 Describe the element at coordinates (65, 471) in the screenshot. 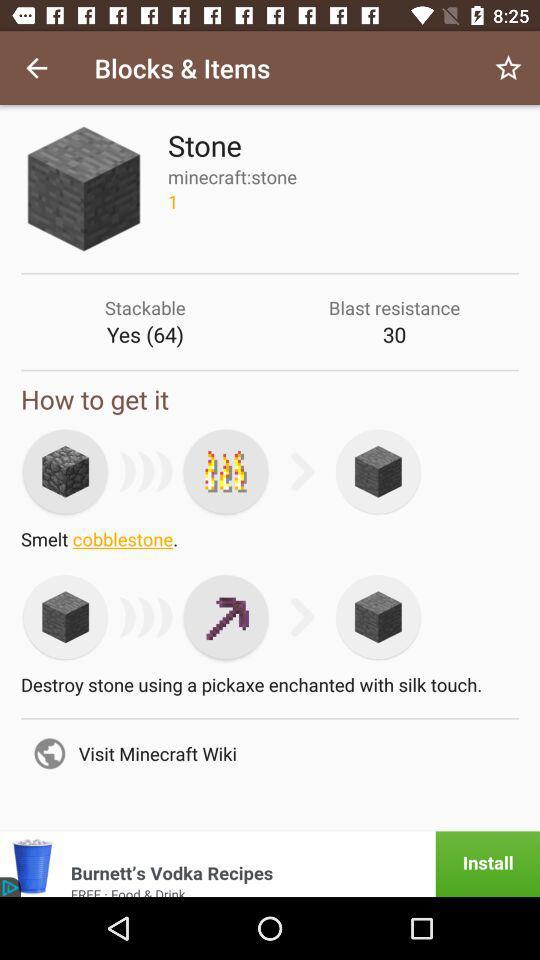

I see `first stone` at that location.